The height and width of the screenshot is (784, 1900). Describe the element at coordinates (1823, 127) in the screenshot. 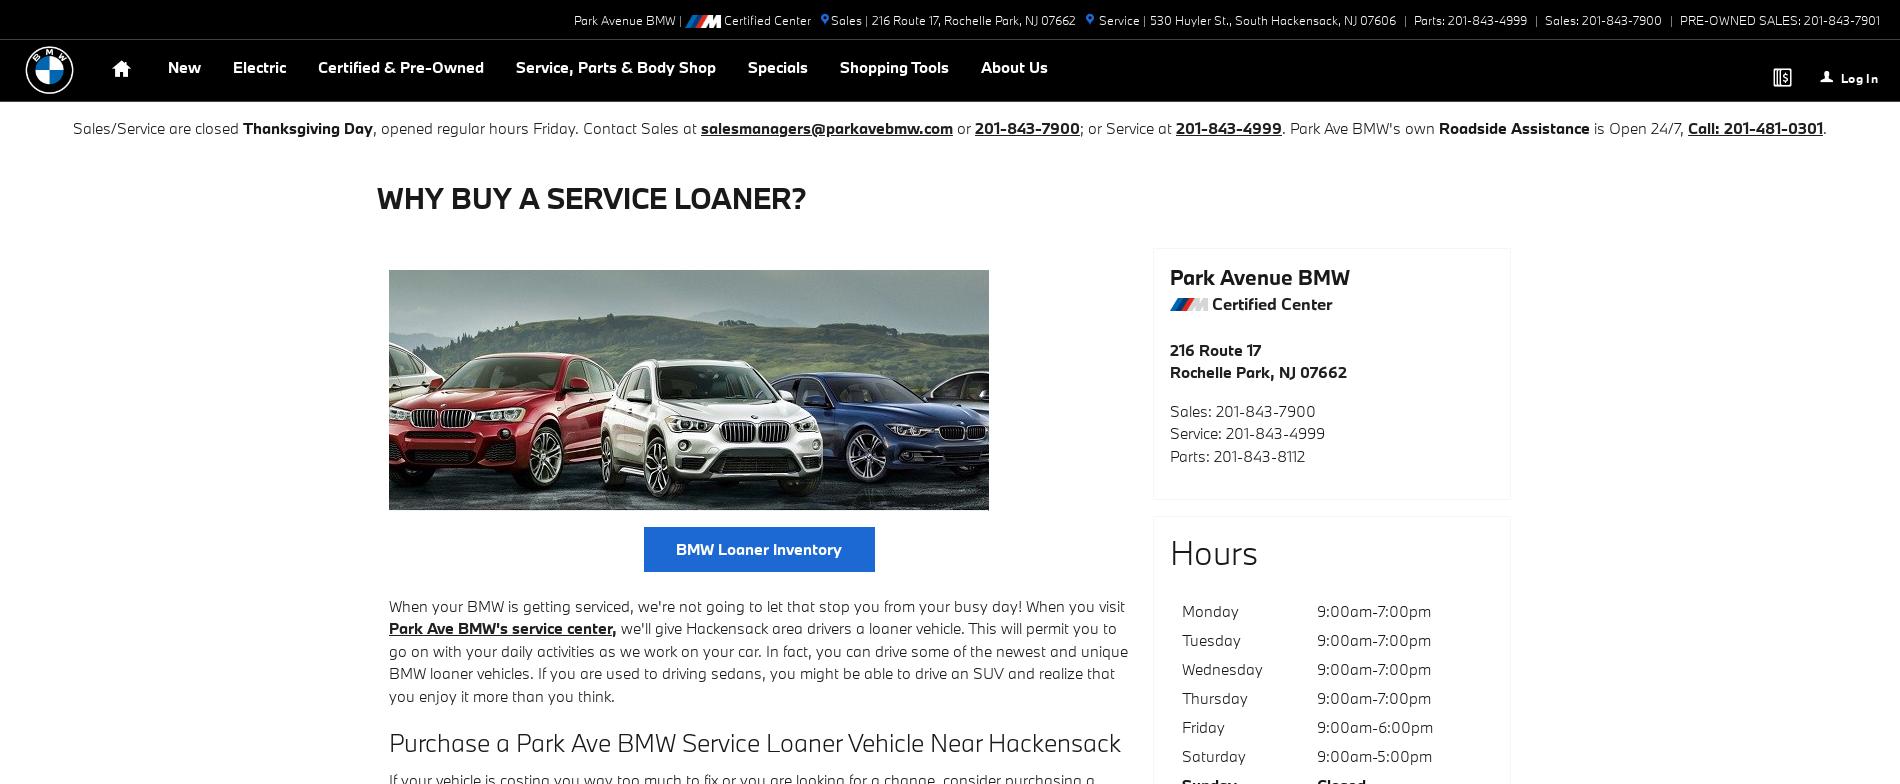

I see `'.'` at that location.